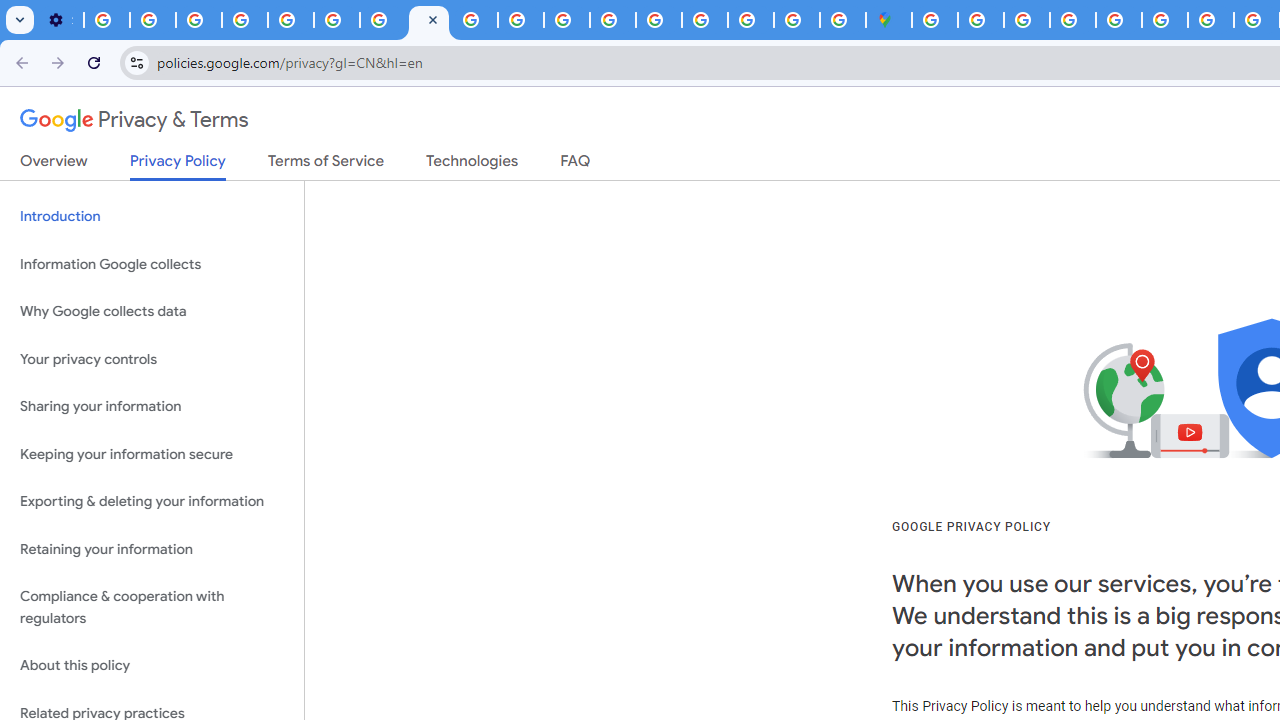 The height and width of the screenshot is (720, 1280). I want to click on 'Google Maps', so click(888, 20).